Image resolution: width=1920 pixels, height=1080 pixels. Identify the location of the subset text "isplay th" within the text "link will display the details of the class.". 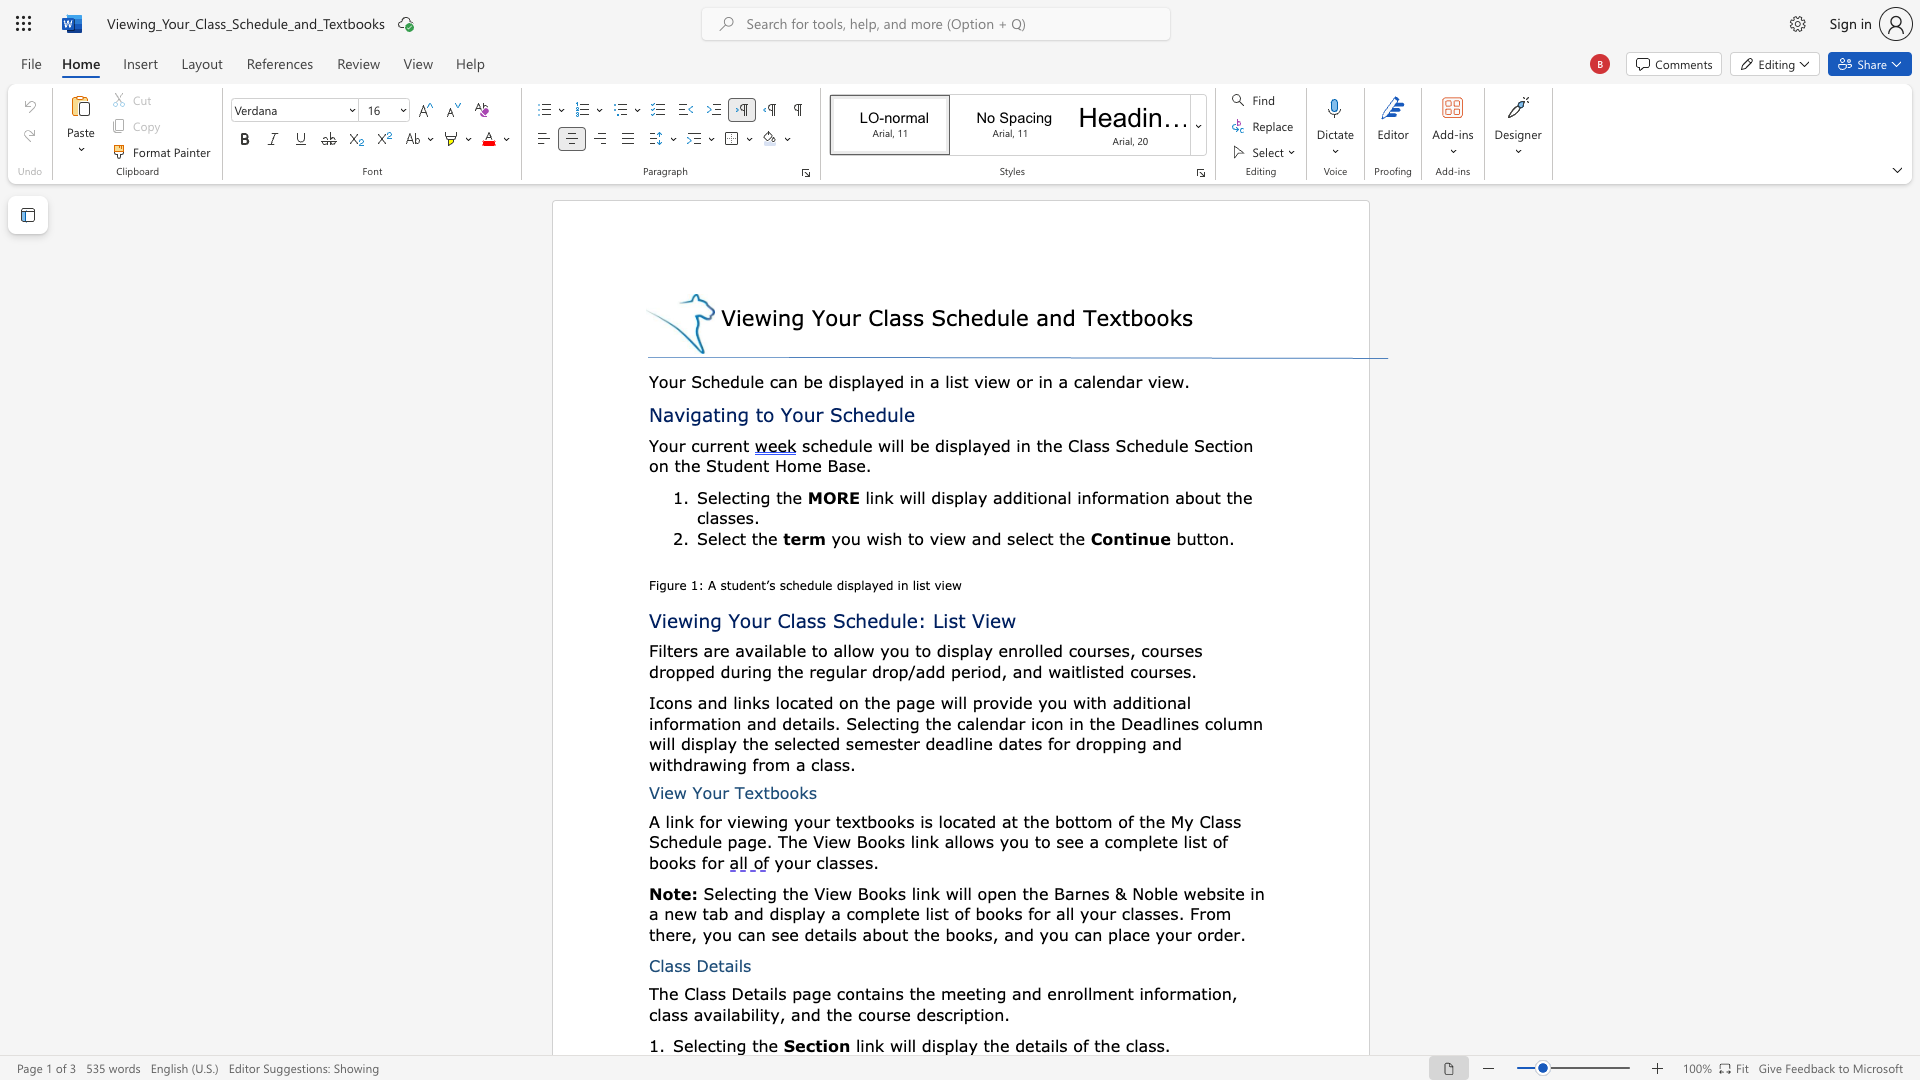
(930, 1044).